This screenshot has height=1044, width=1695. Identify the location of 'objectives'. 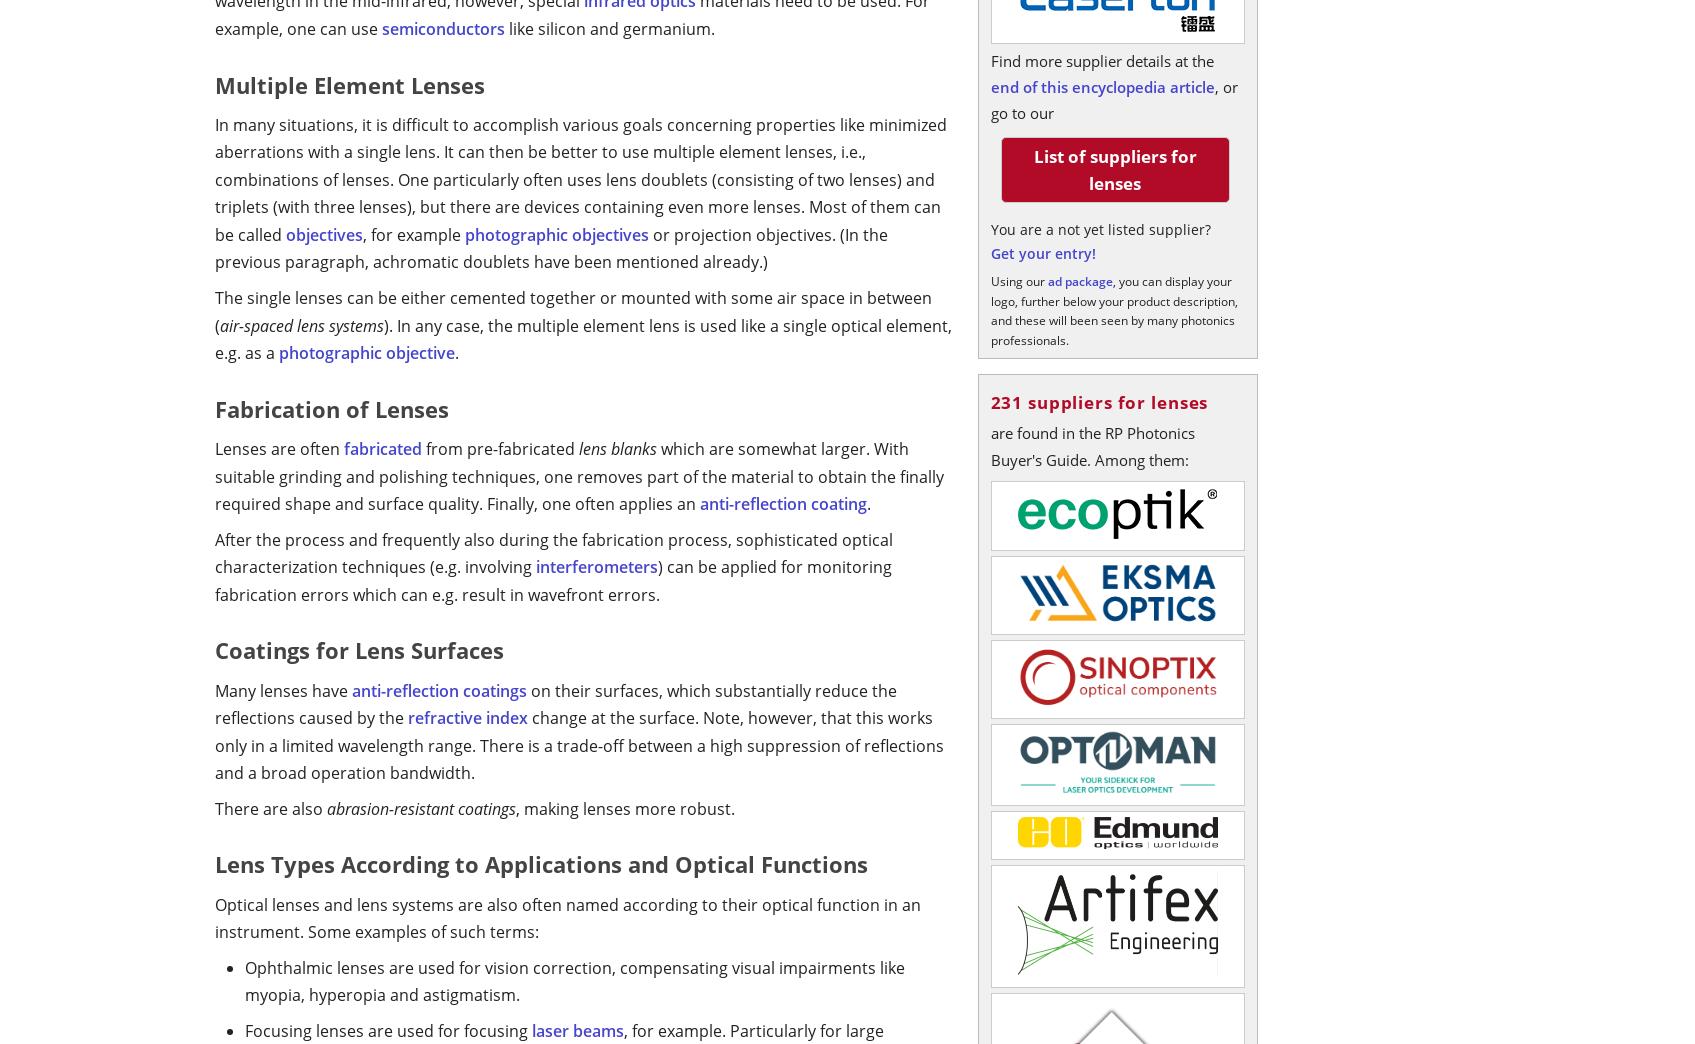
(324, 233).